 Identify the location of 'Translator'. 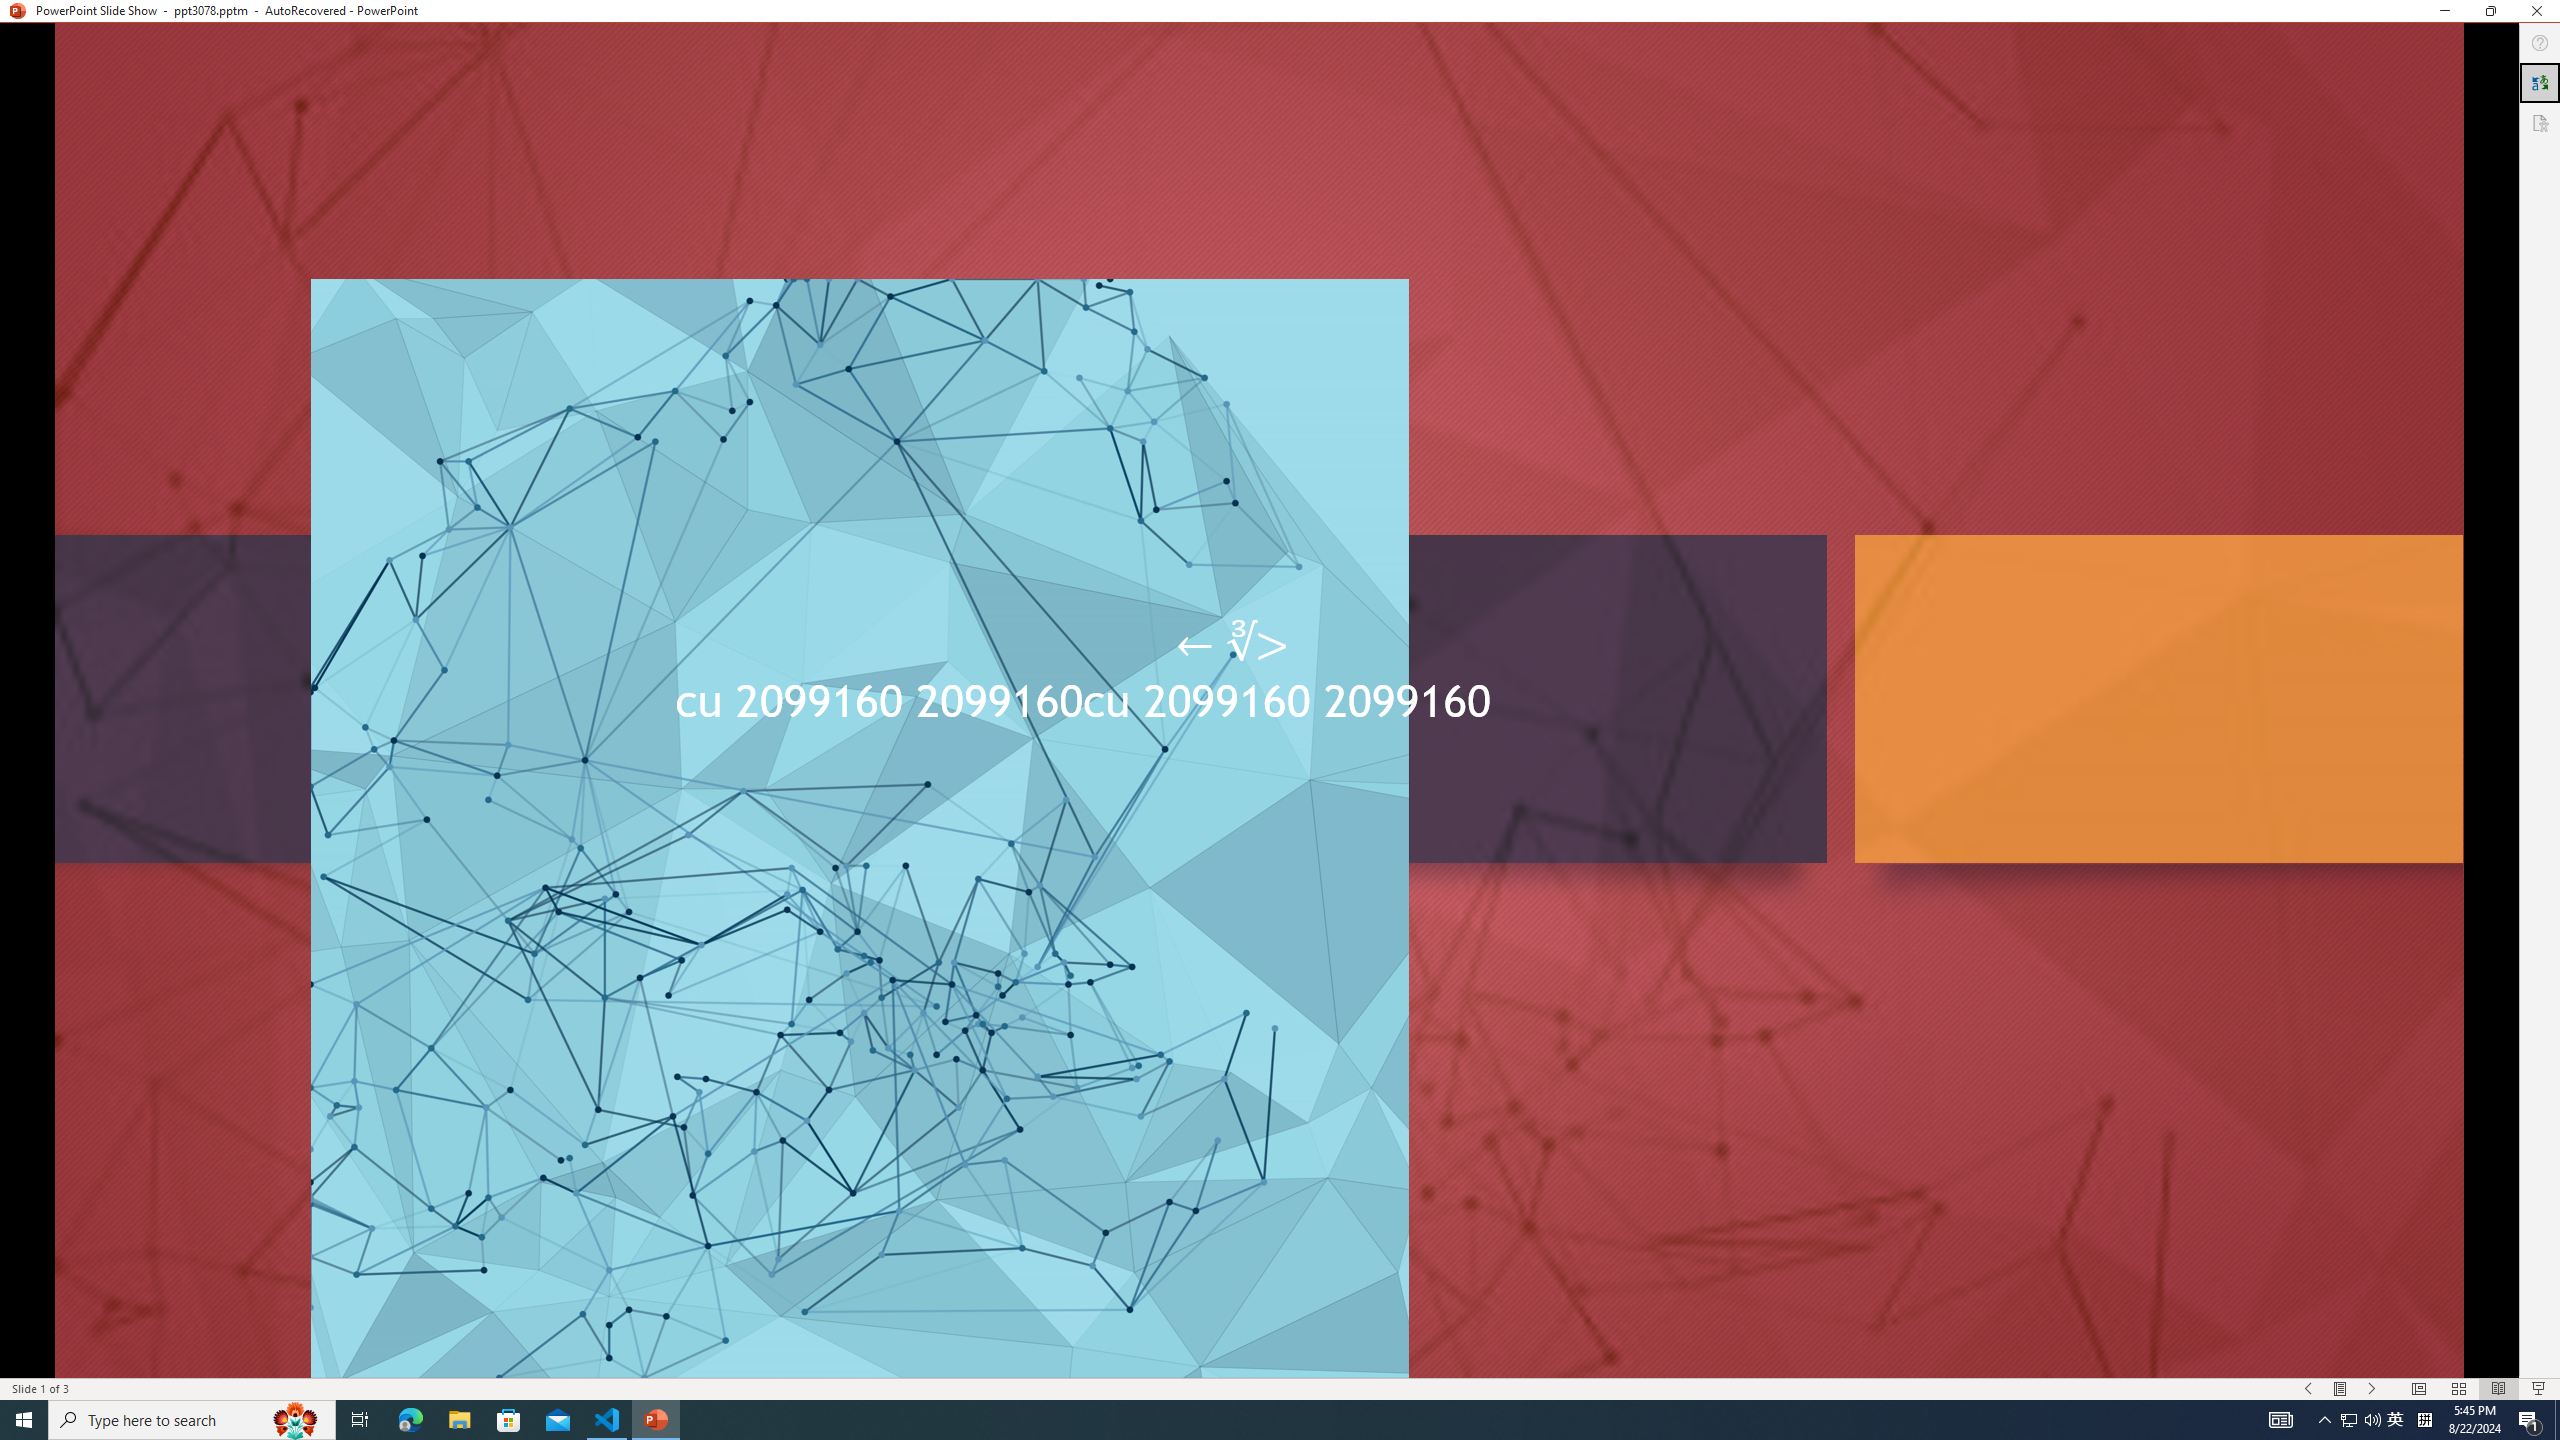
(2539, 83).